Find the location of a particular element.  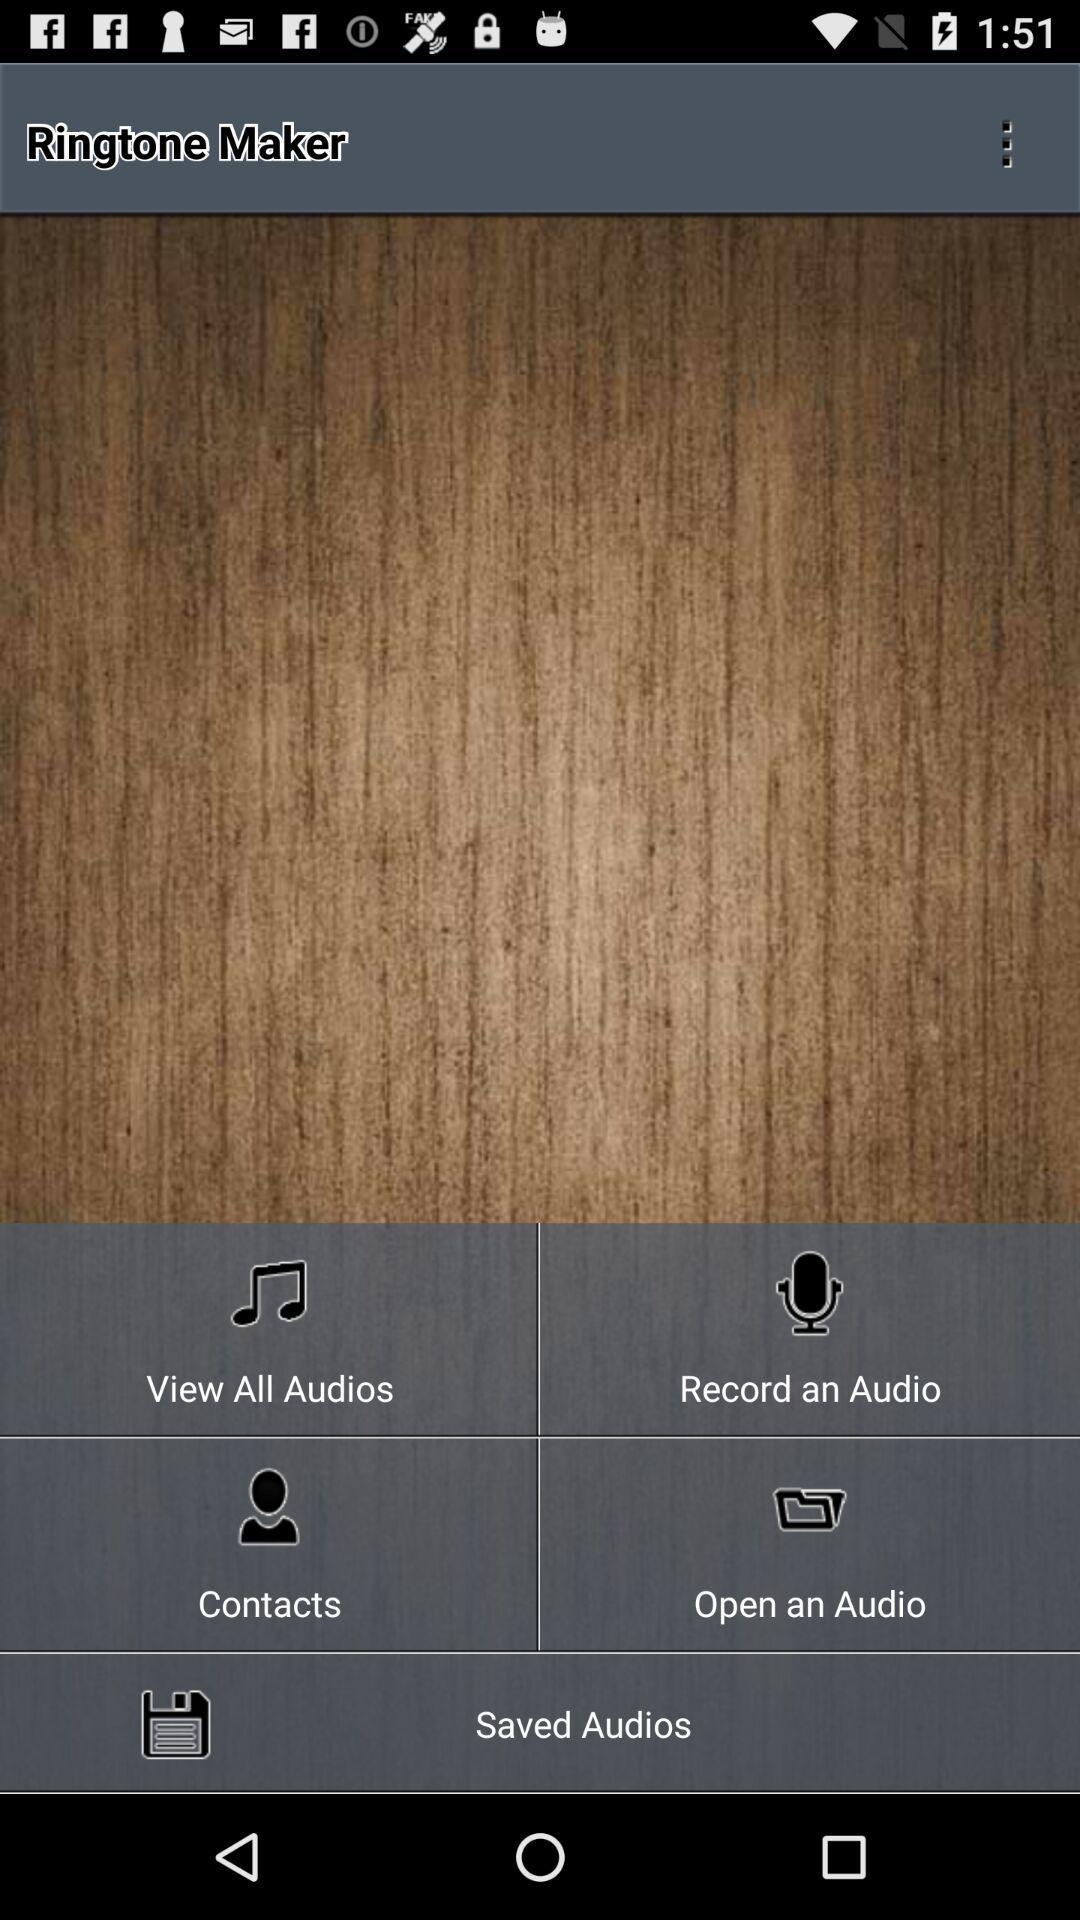

find more settings is located at coordinates (1006, 140).